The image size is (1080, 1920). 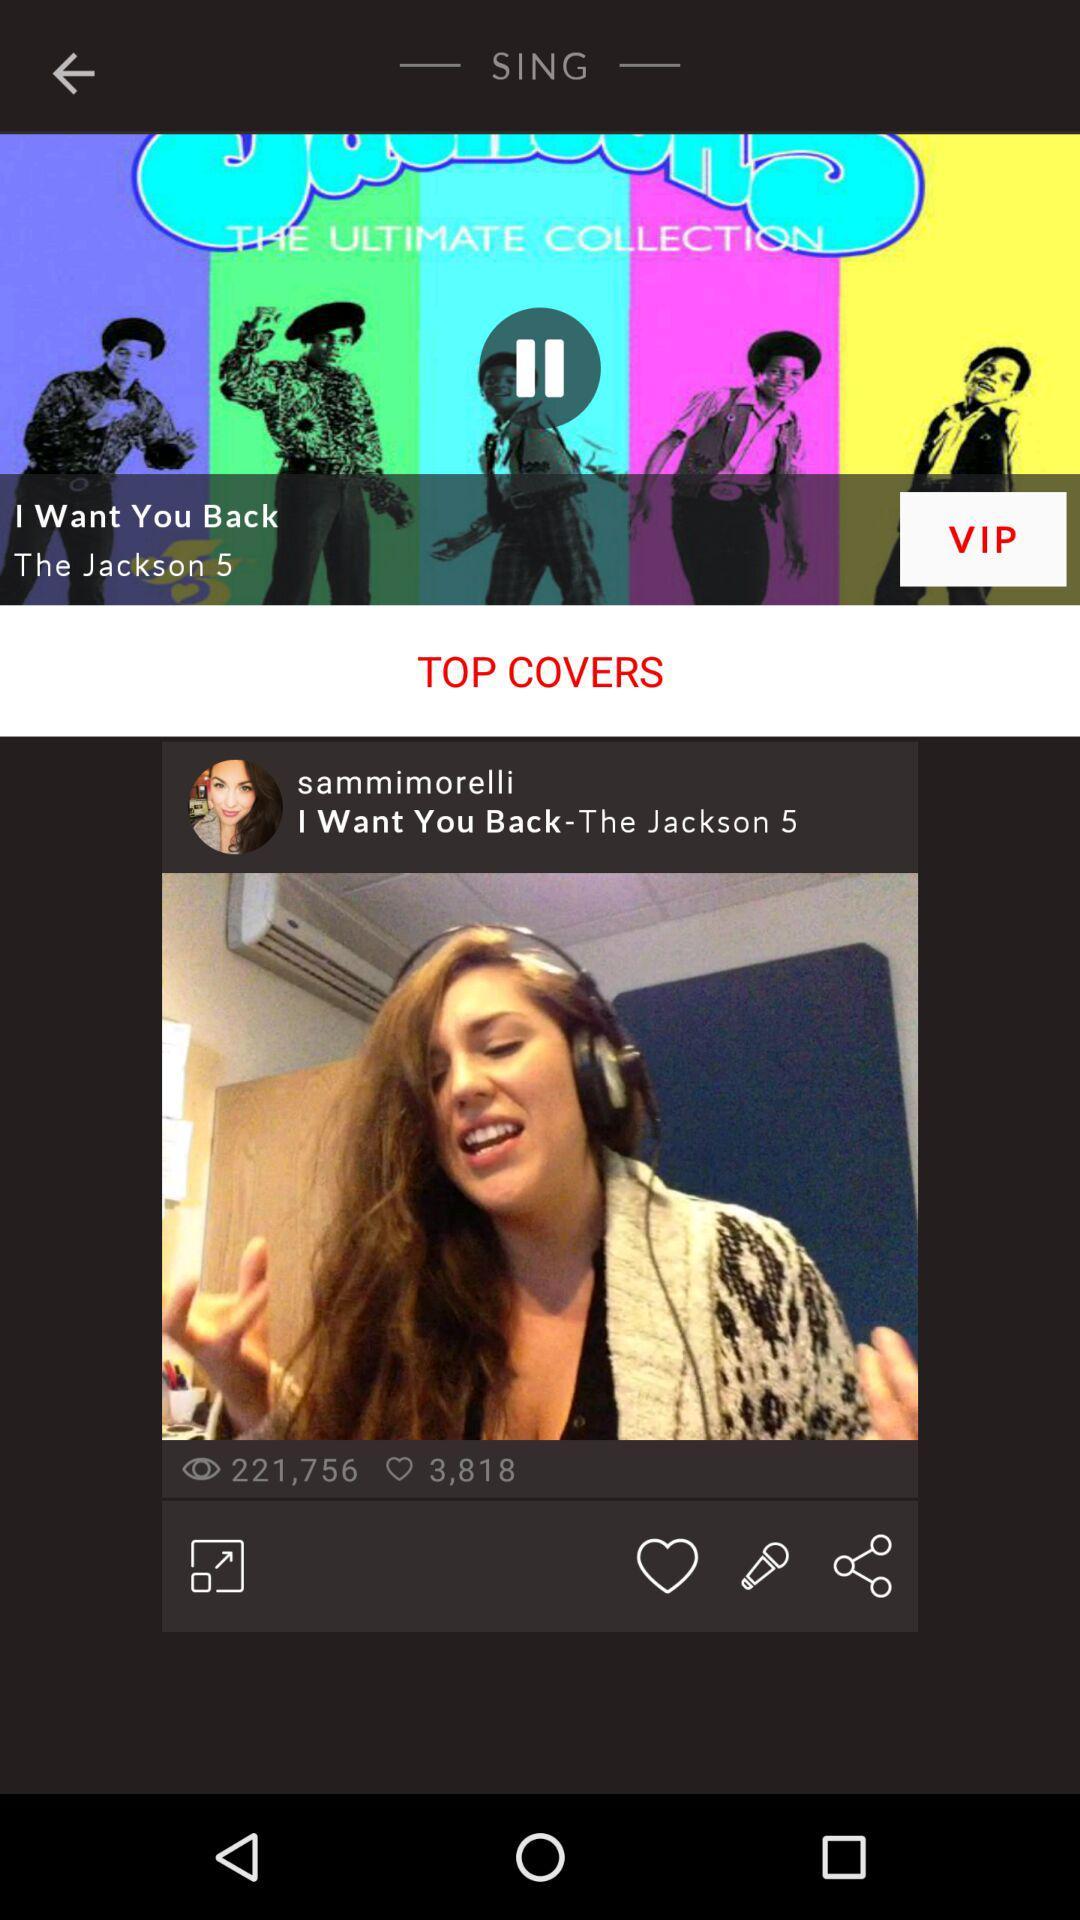 I want to click on the sammimorelli item, so click(x=405, y=780).